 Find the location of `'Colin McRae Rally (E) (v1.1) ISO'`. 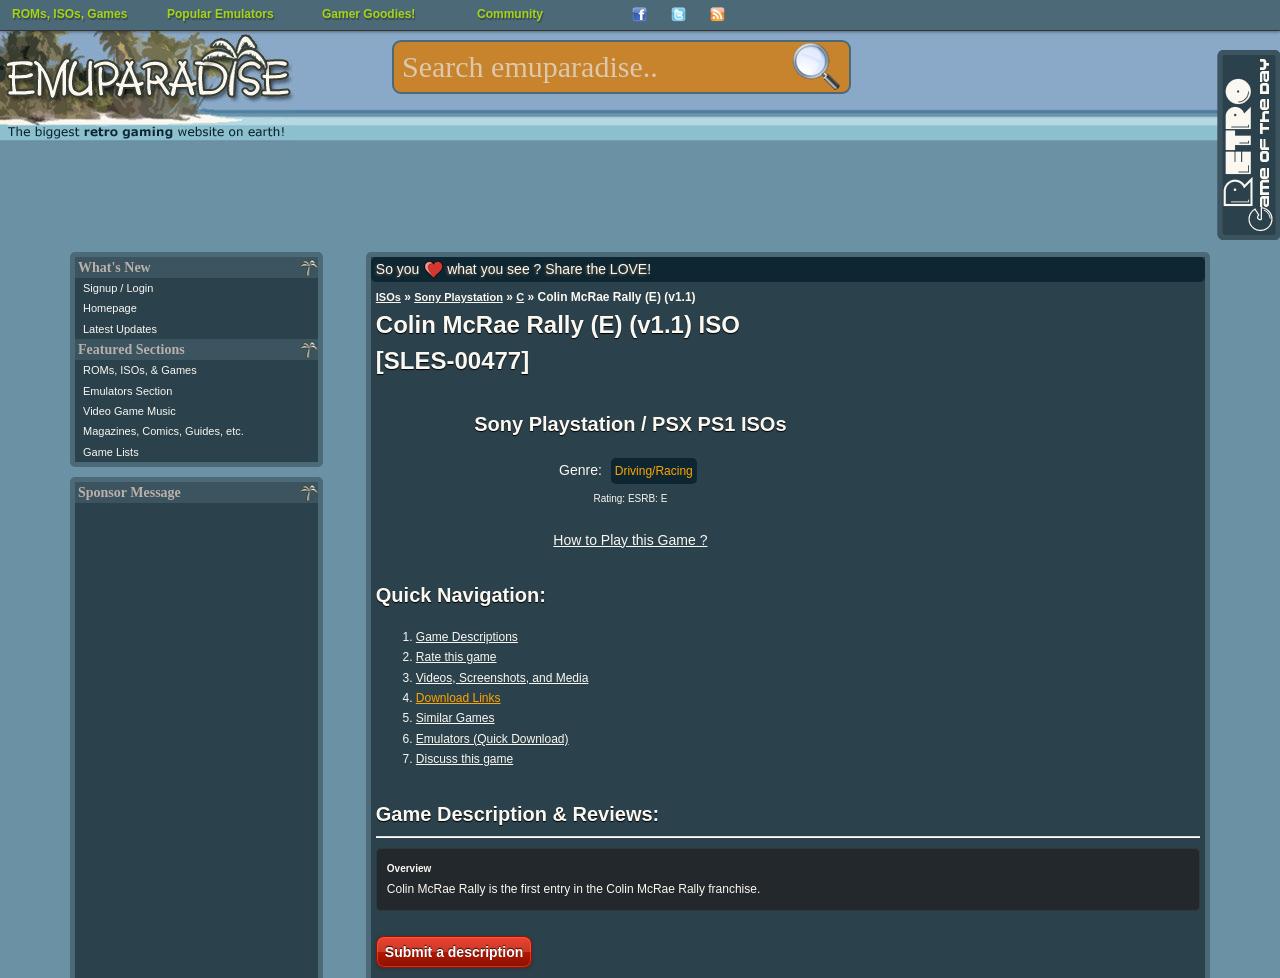

'Colin McRae Rally (E) (v1.1) ISO' is located at coordinates (557, 323).